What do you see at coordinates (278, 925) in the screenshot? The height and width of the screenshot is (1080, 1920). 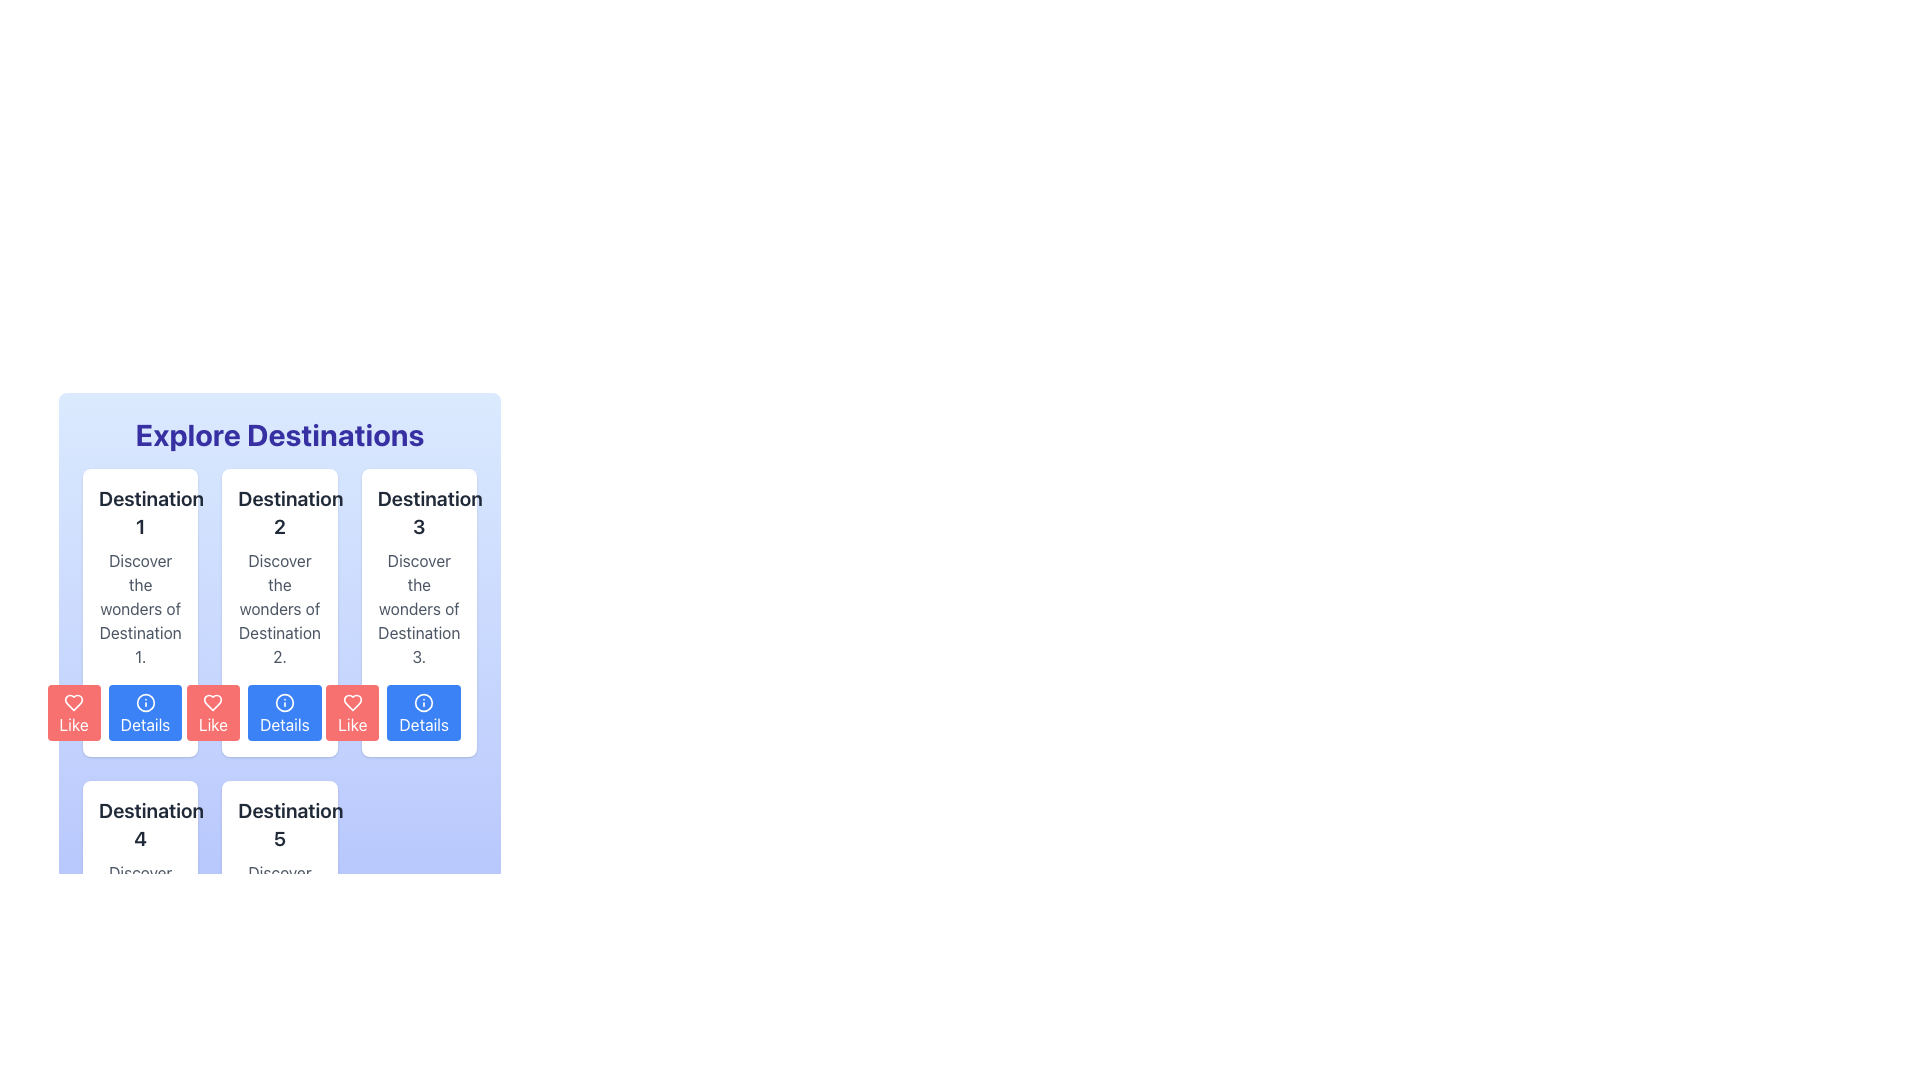 I see `the informational card titled 'Destination 5' which is located in the last column of the second row within the grid layout` at bounding box center [278, 925].